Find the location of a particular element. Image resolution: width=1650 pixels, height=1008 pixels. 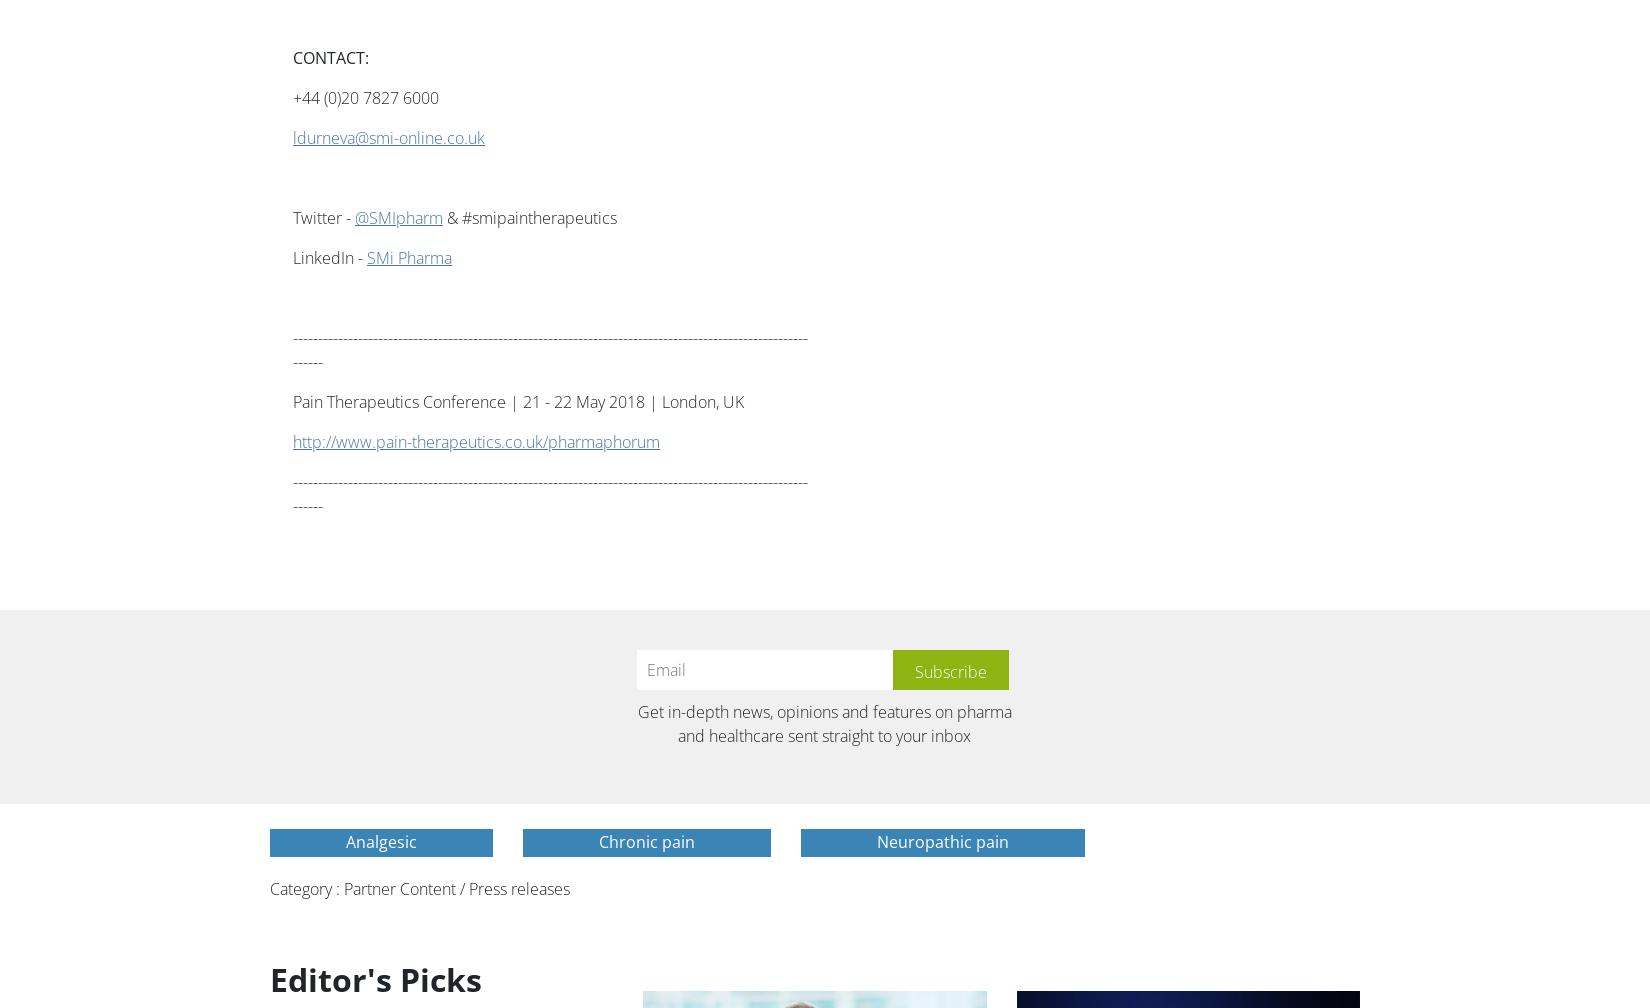

'Category :
								

										
				    
			
			Partner Content

			

			

											/
									

										
				    
			
			Press releases' is located at coordinates (269, 888).